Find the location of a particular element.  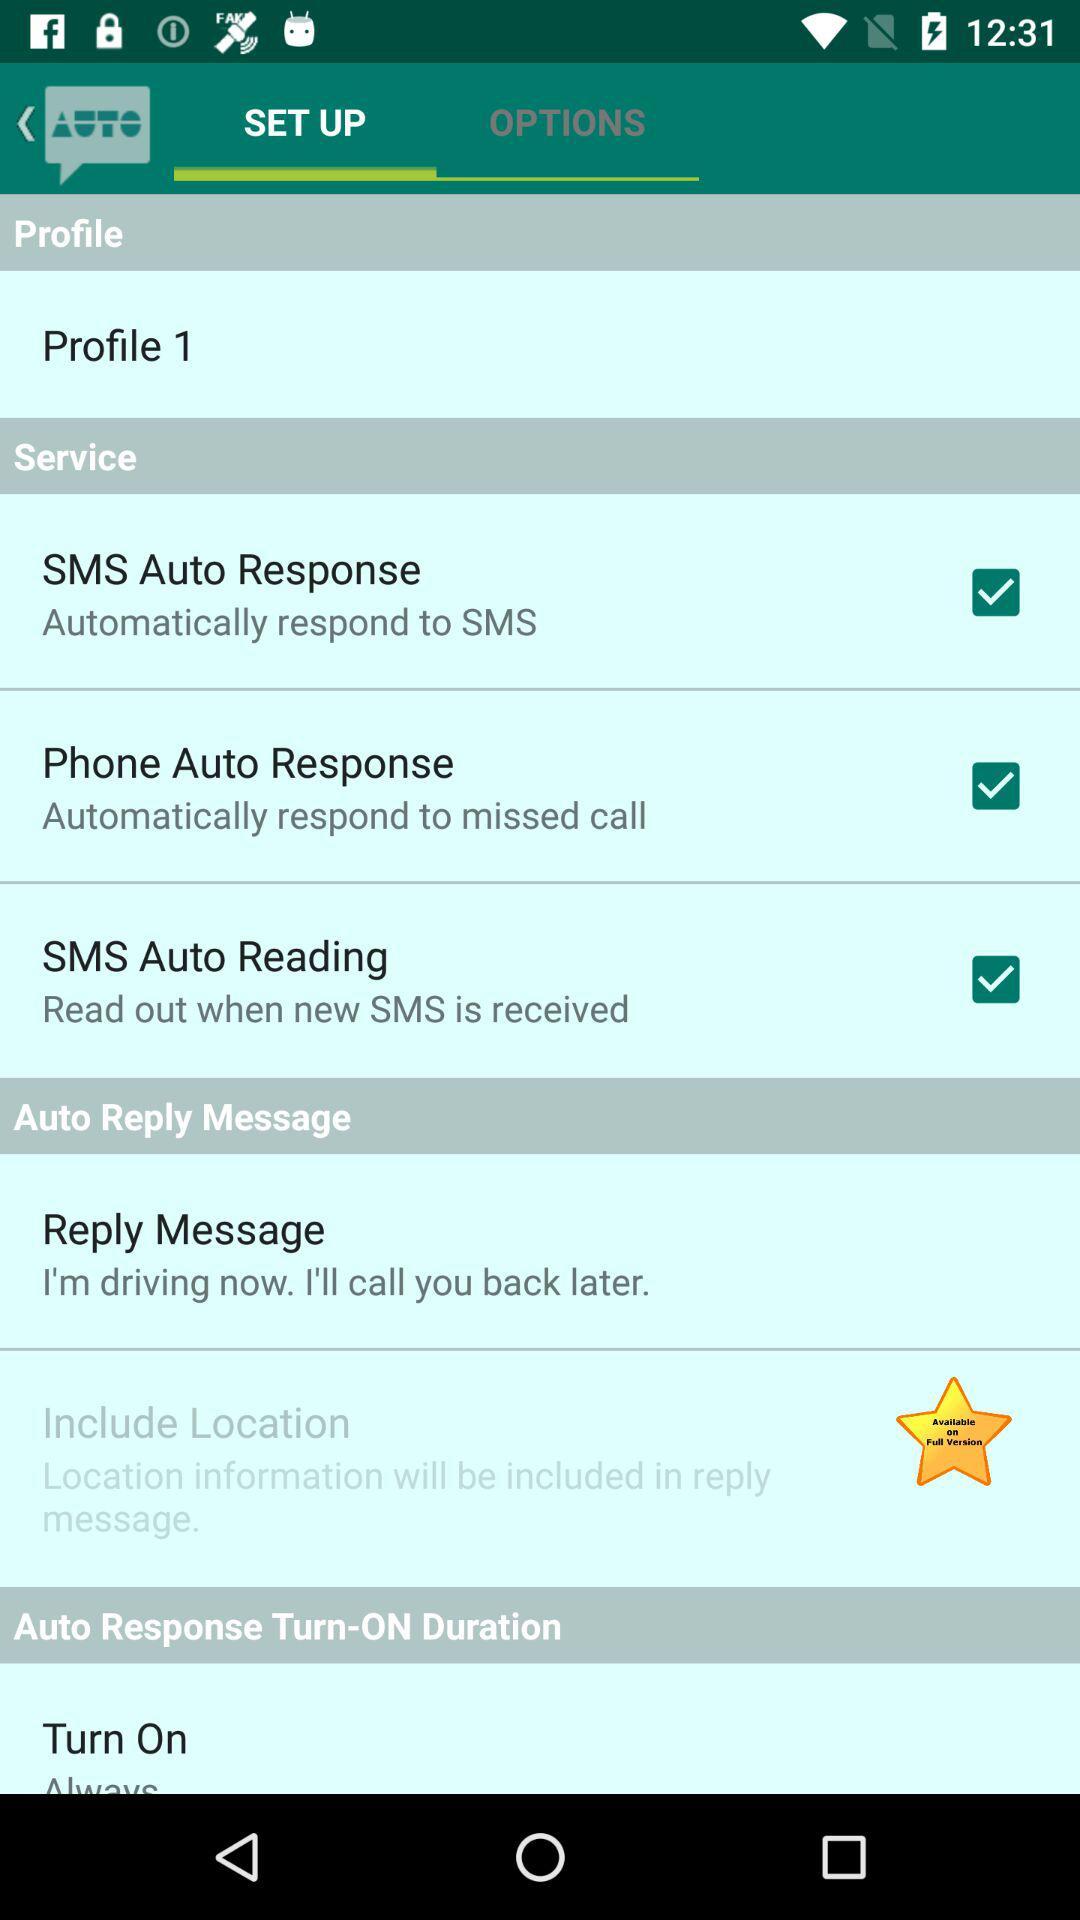

the item above the sms auto response item is located at coordinates (540, 455).